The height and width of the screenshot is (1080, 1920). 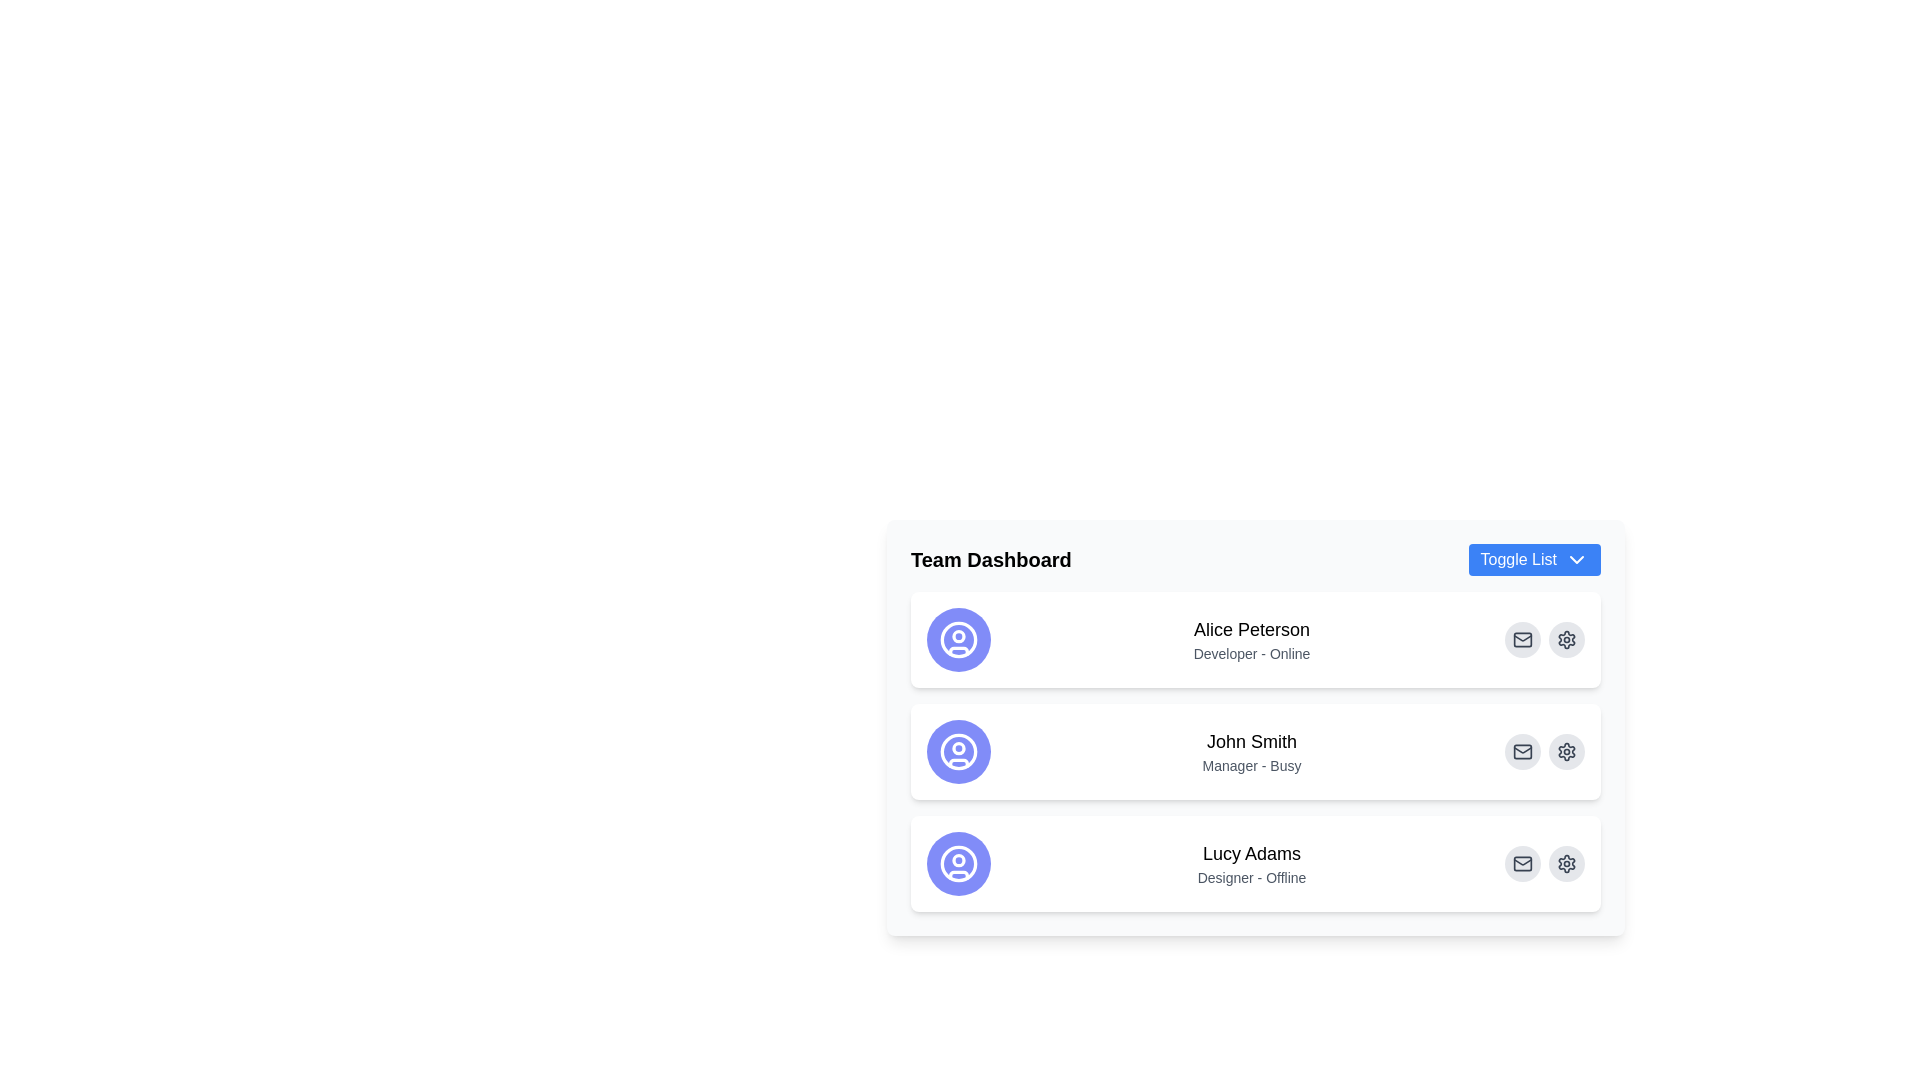 What do you see at coordinates (1521, 863) in the screenshot?
I see `the mailing button associated with user 'Lucy Adams' located at the bottom-most card of the list, next to the settings cogwheel` at bounding box center [1521, 863].